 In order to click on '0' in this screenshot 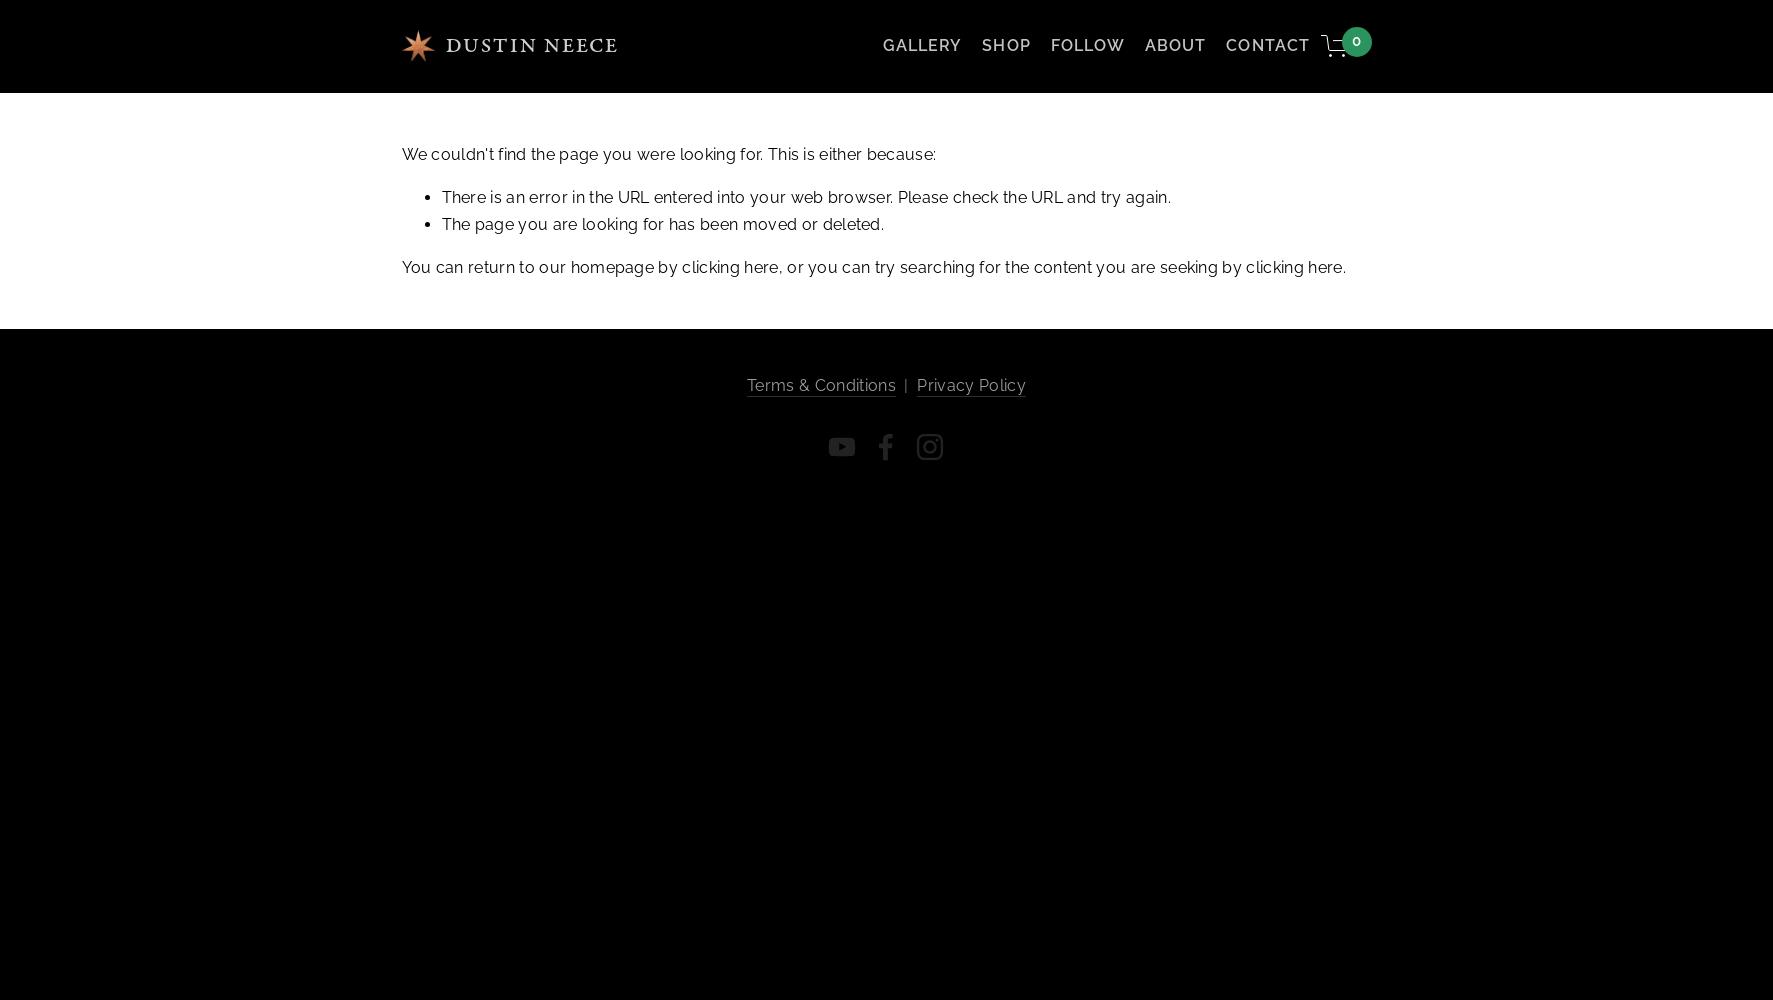, I will do `click(1355, 41)`.